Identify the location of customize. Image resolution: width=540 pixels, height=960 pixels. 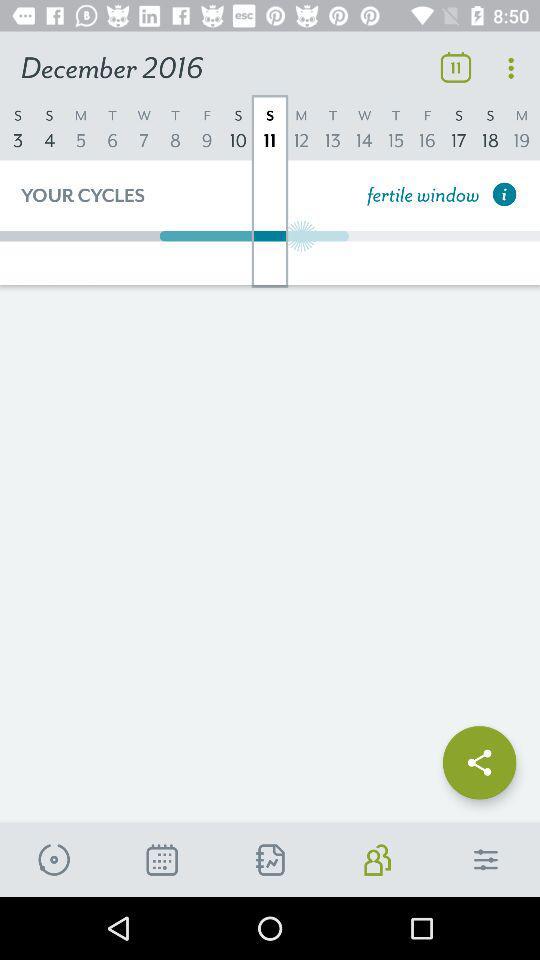
(485, 859).